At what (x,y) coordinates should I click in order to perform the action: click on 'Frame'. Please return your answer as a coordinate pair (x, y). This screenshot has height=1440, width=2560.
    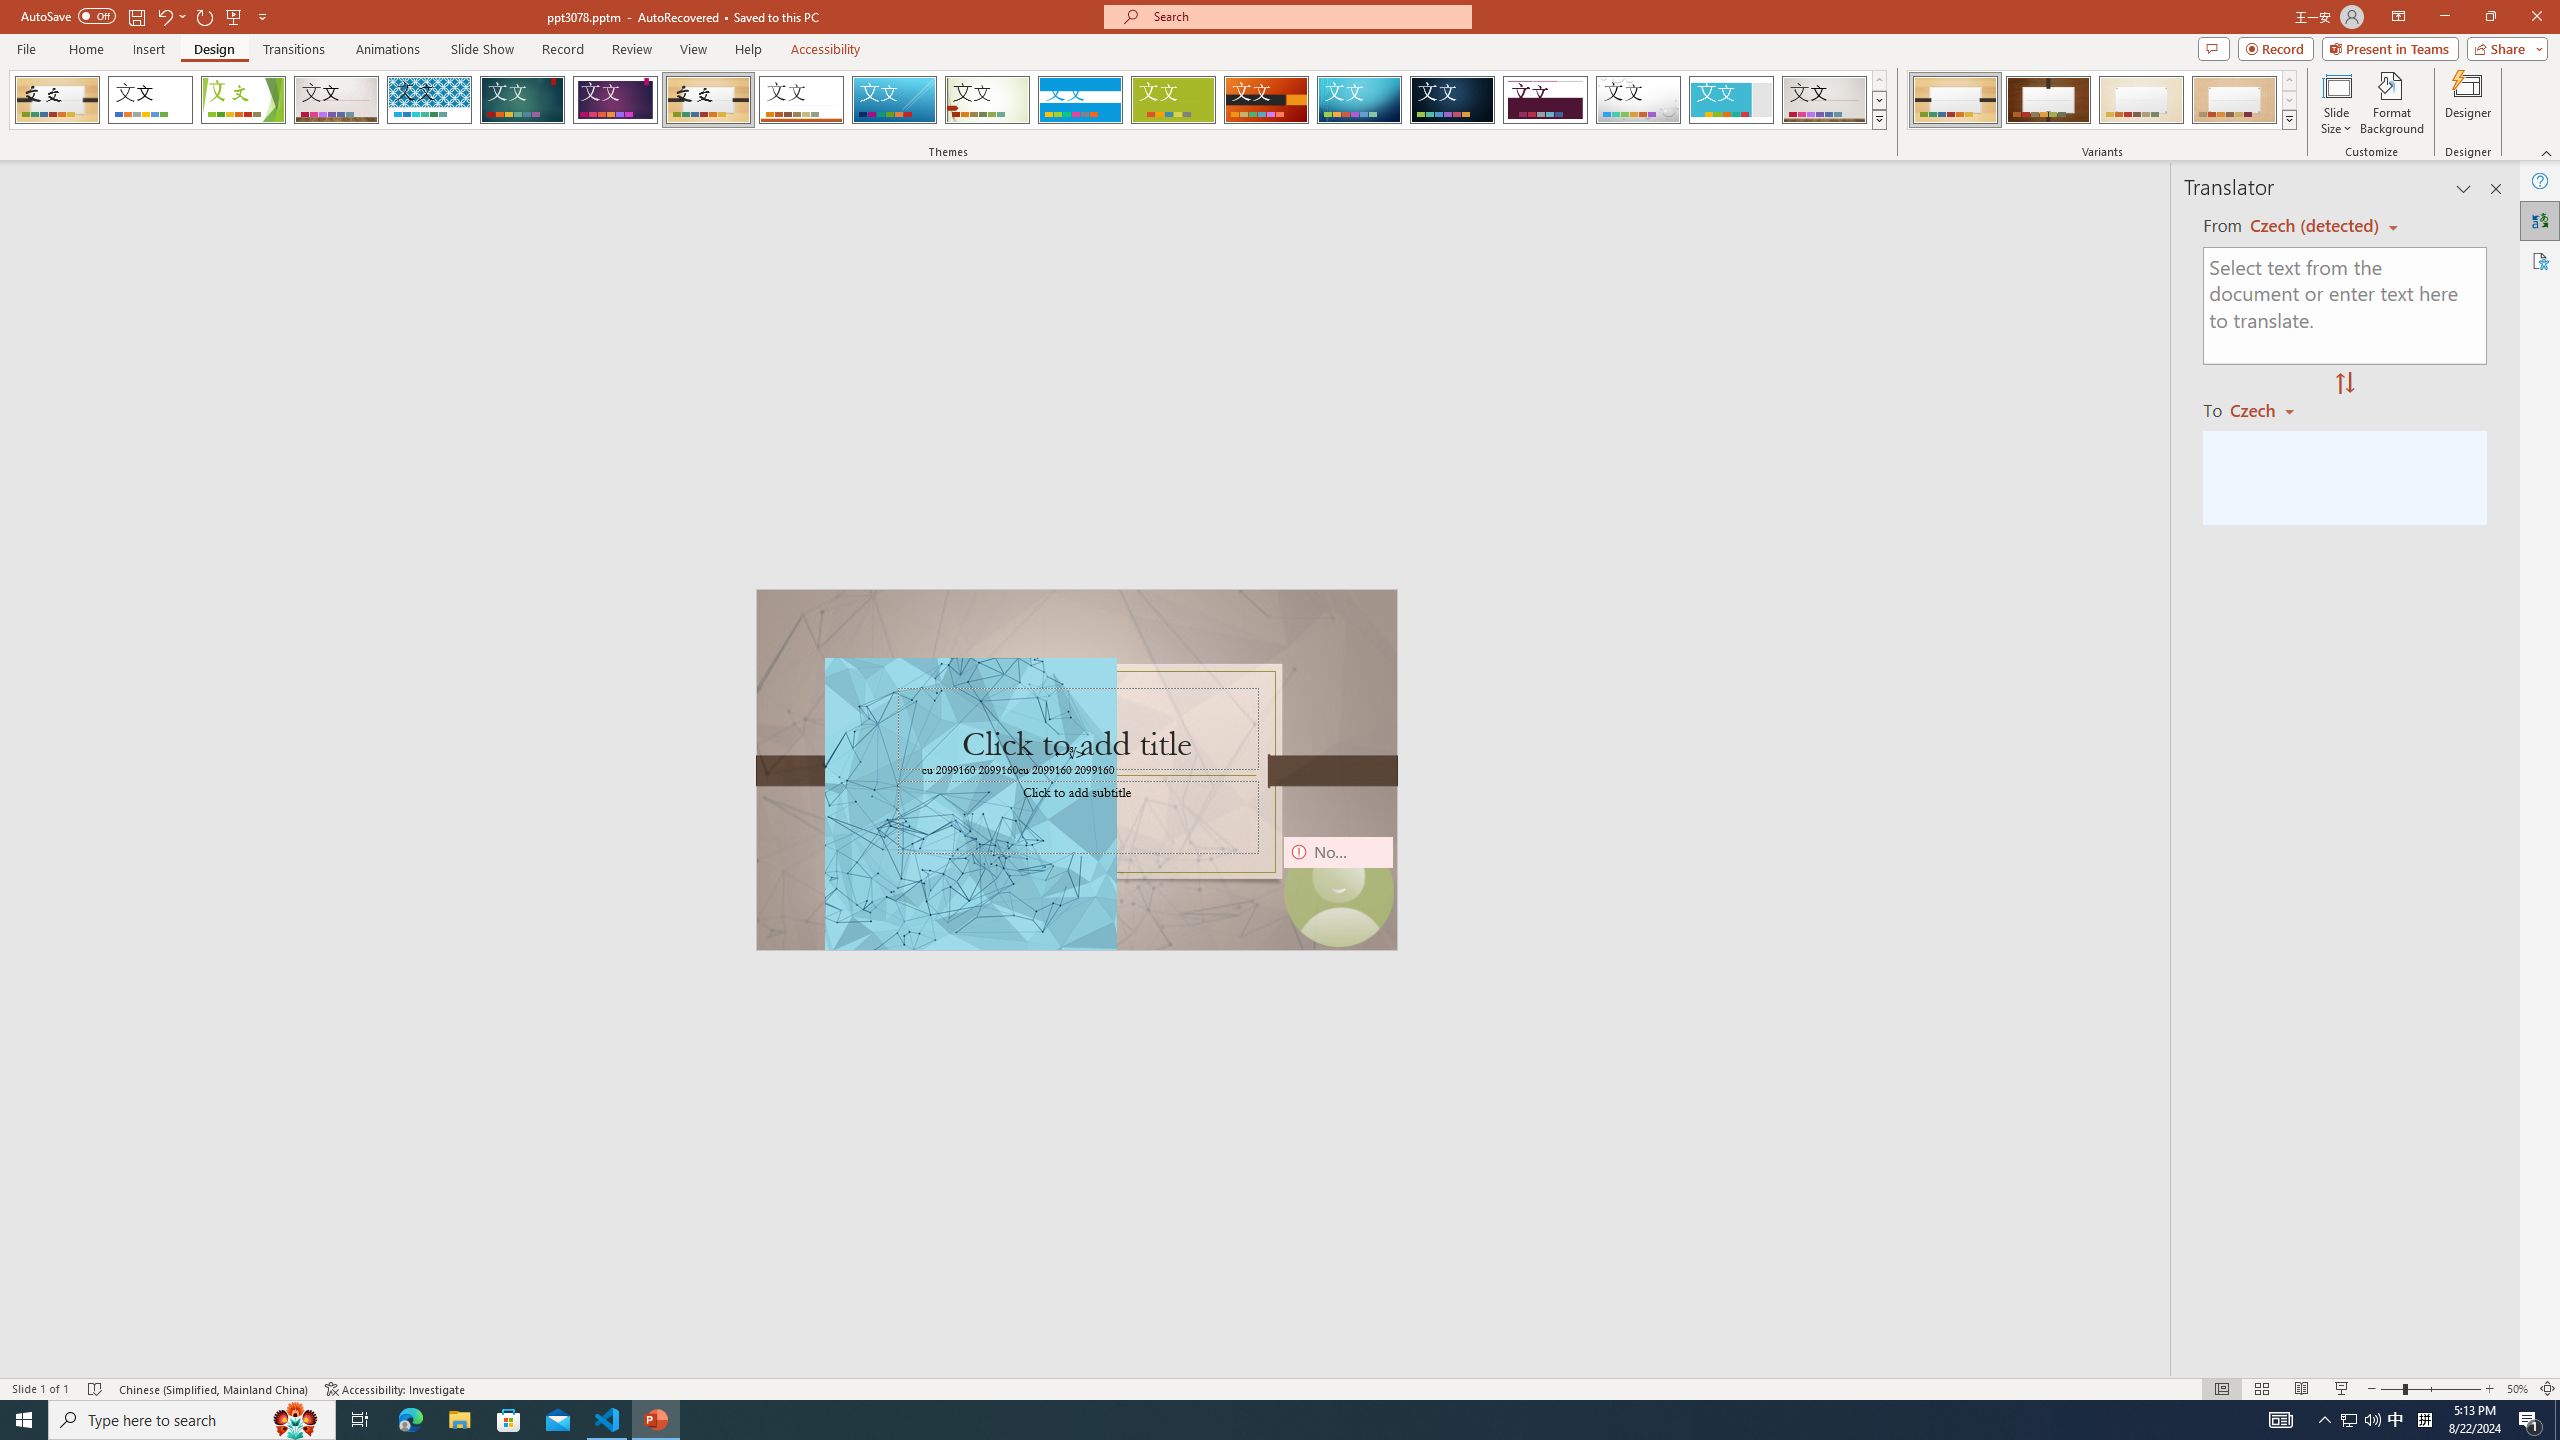
    Looking at the image, I should click on (1731, 99).